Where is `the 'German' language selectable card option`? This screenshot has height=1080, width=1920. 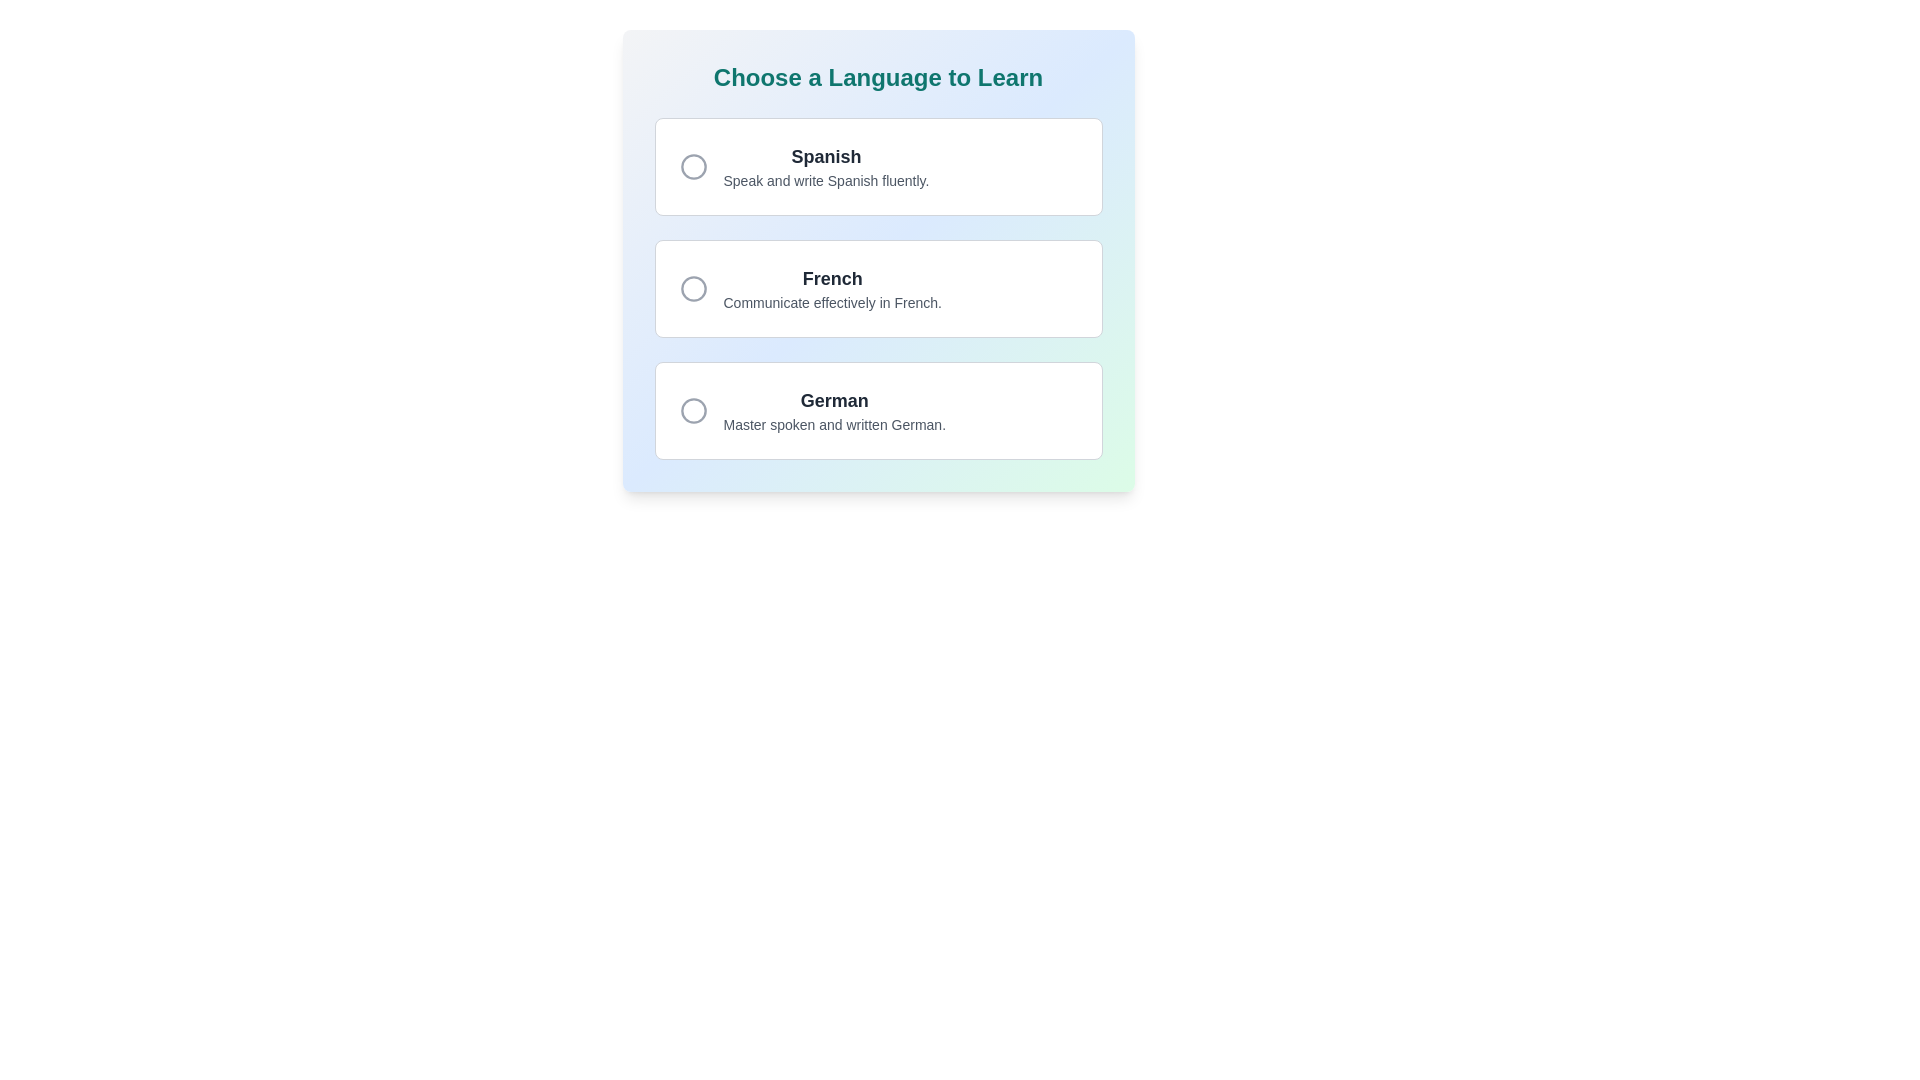 the 'German' language selectable card option is located at coordinates (878, 410).